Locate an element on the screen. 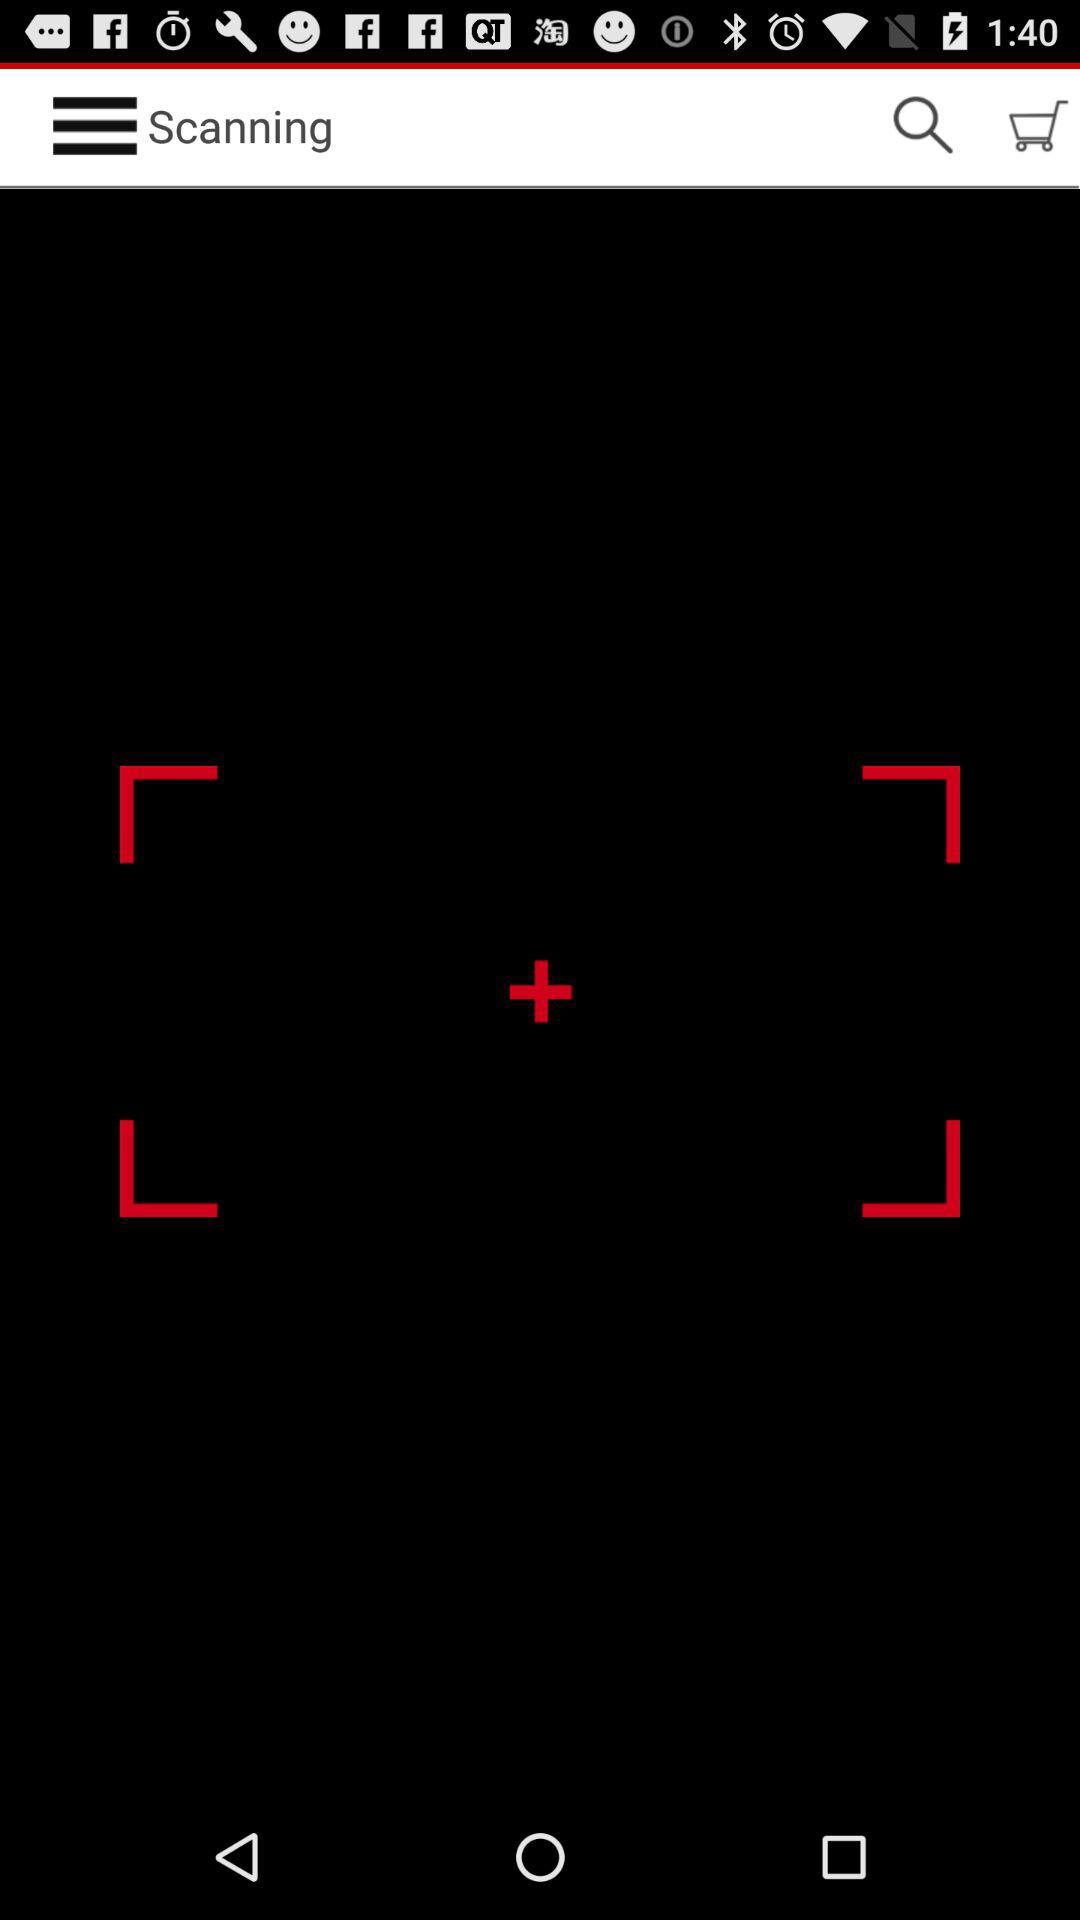 The width and height of the screenshot is (1080, 1920). item next to the scanning item is located at coordinates (922, 124).